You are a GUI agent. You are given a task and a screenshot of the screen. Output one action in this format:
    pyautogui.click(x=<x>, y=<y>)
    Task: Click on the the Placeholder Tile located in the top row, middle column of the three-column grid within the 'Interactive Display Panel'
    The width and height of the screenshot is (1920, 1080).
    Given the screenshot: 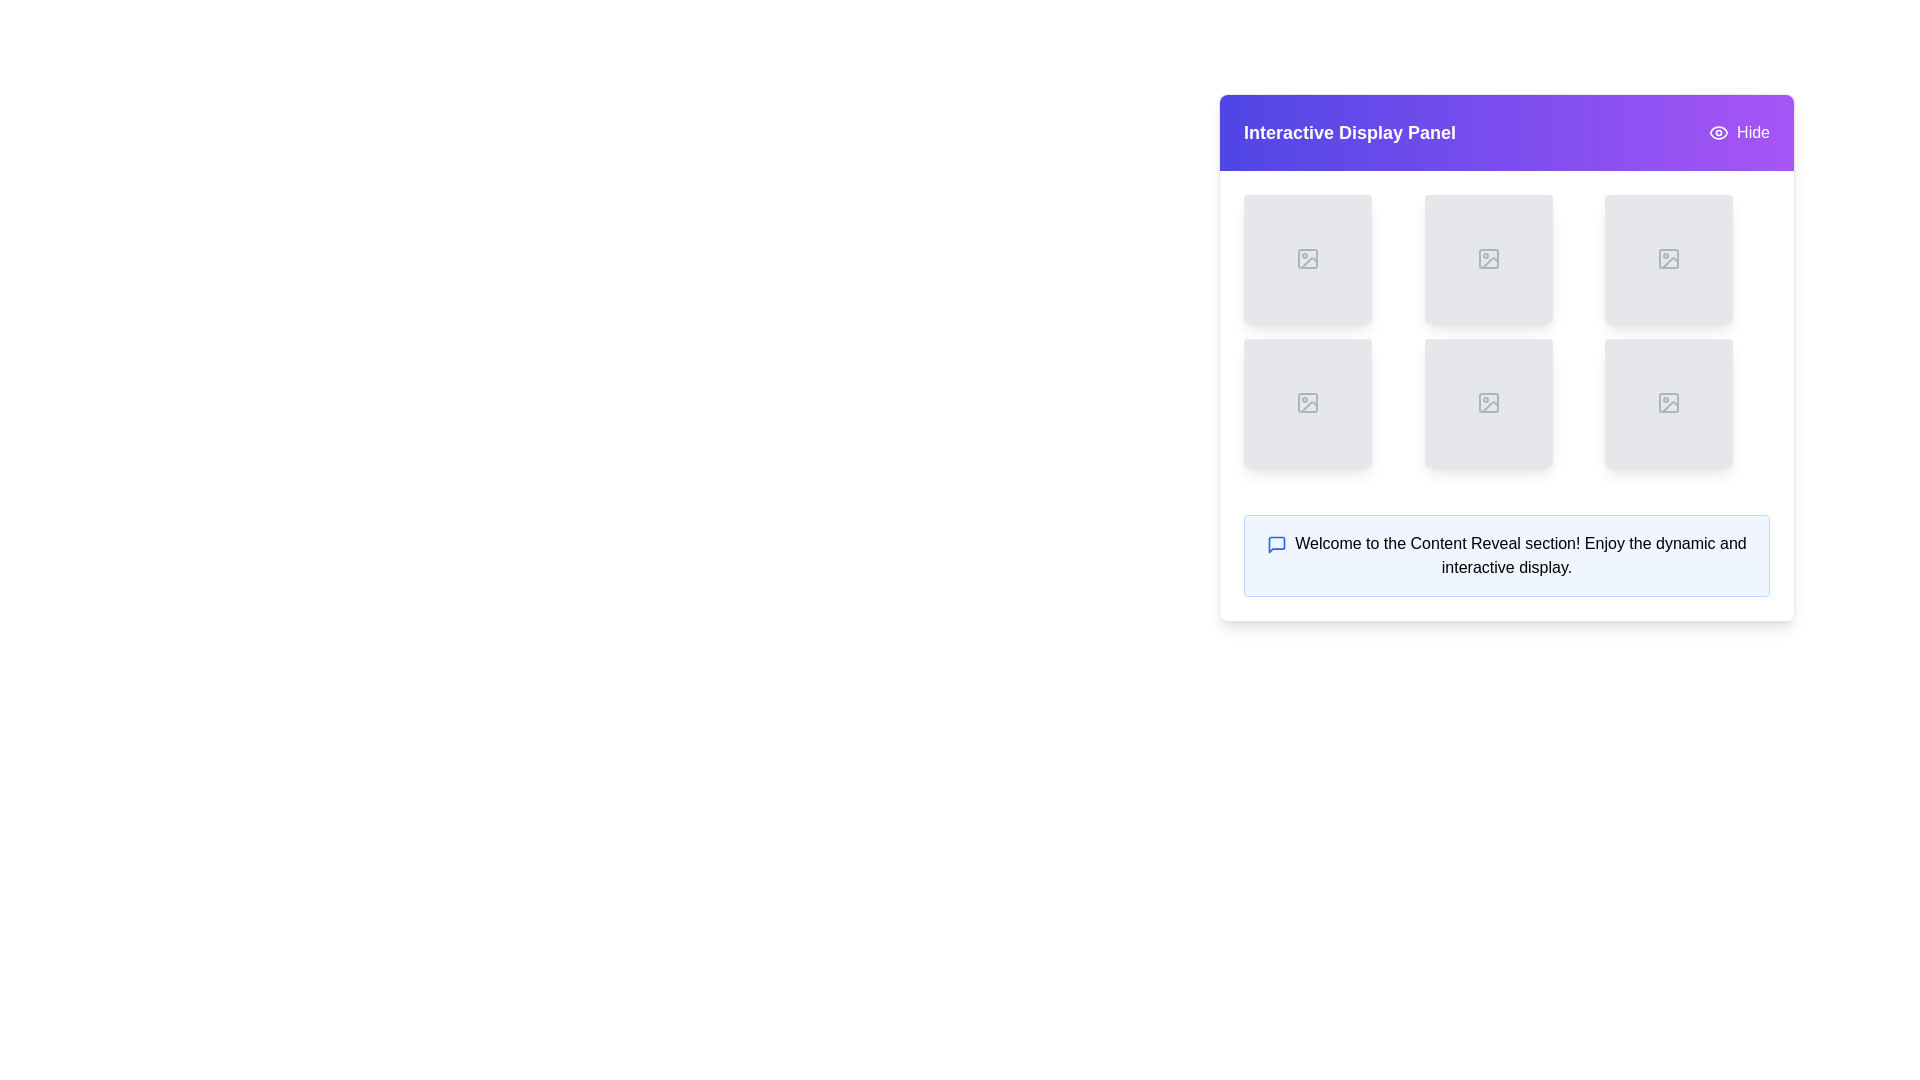 What is the action you would take?
    pyautogui.click(x=1488, y=257)
    